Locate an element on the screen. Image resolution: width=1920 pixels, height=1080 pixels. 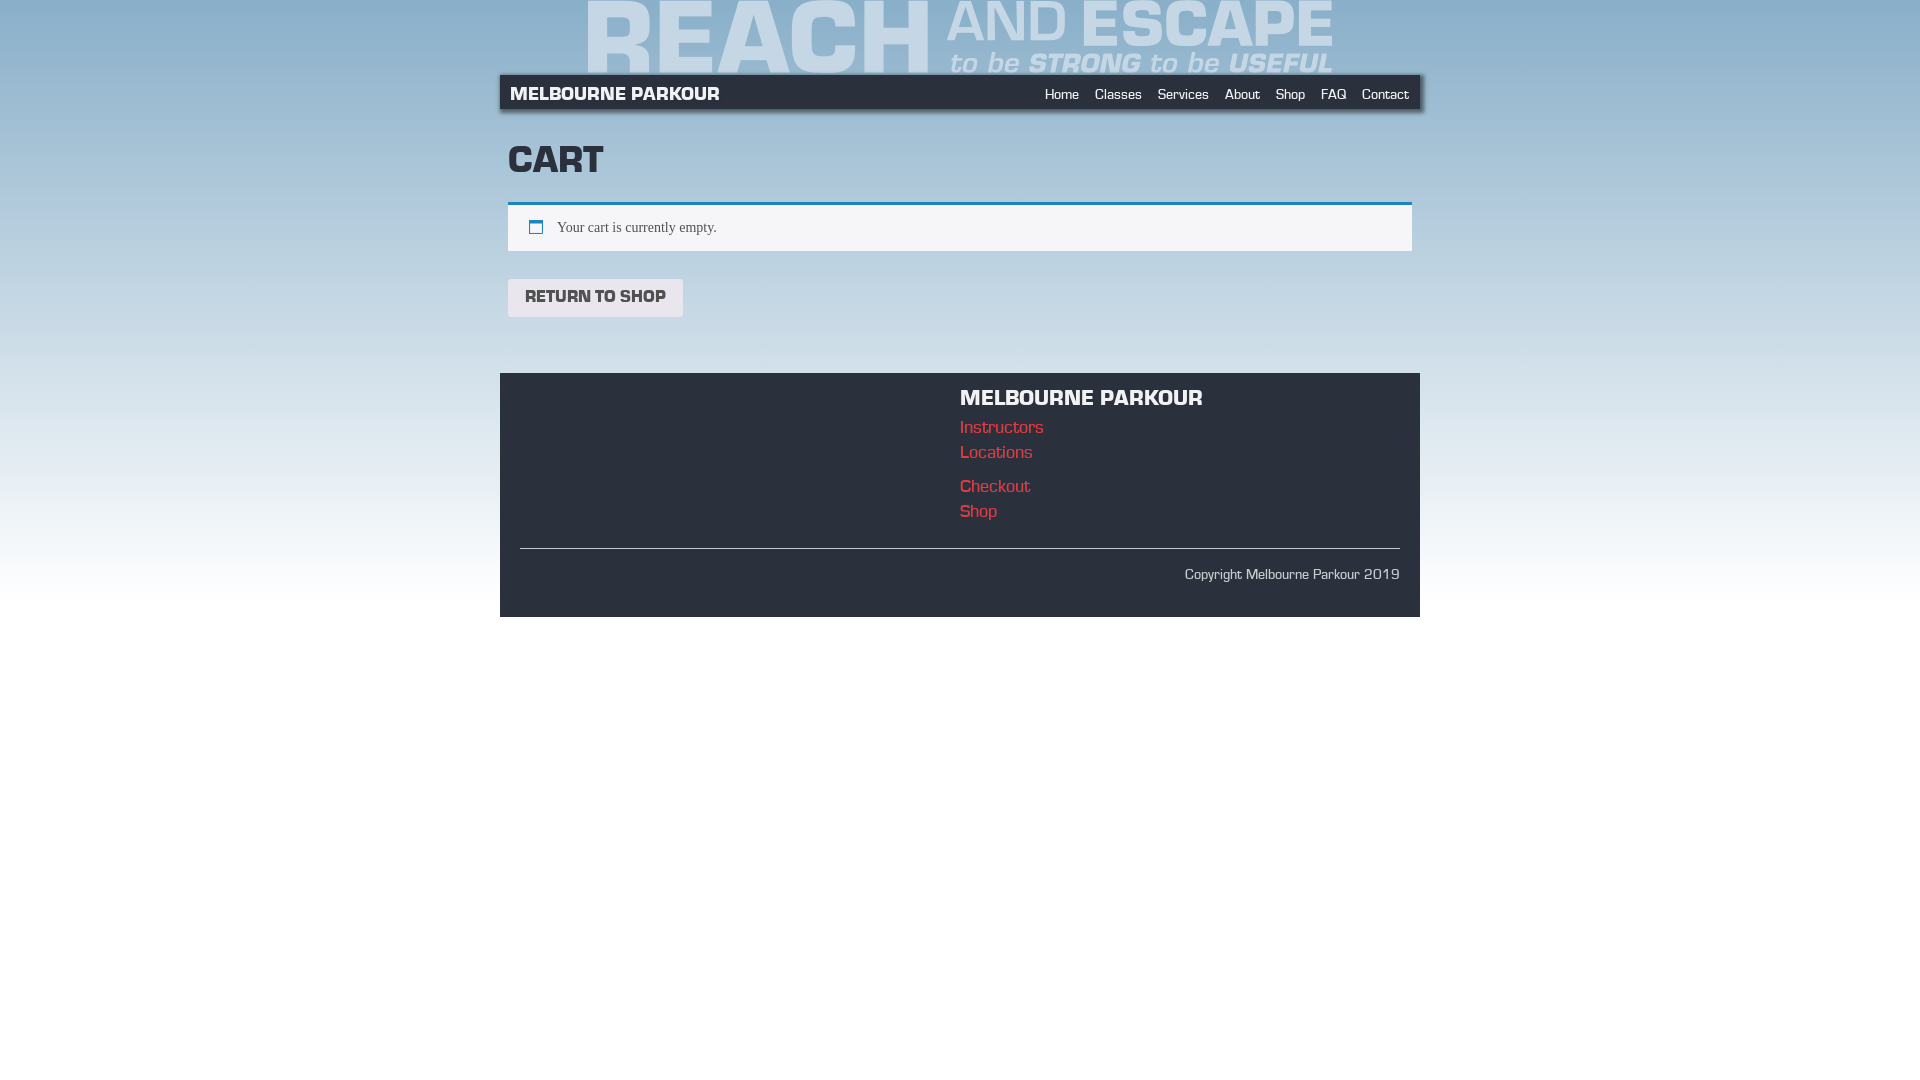
'Checkout' is located at coordinates (994, 487).